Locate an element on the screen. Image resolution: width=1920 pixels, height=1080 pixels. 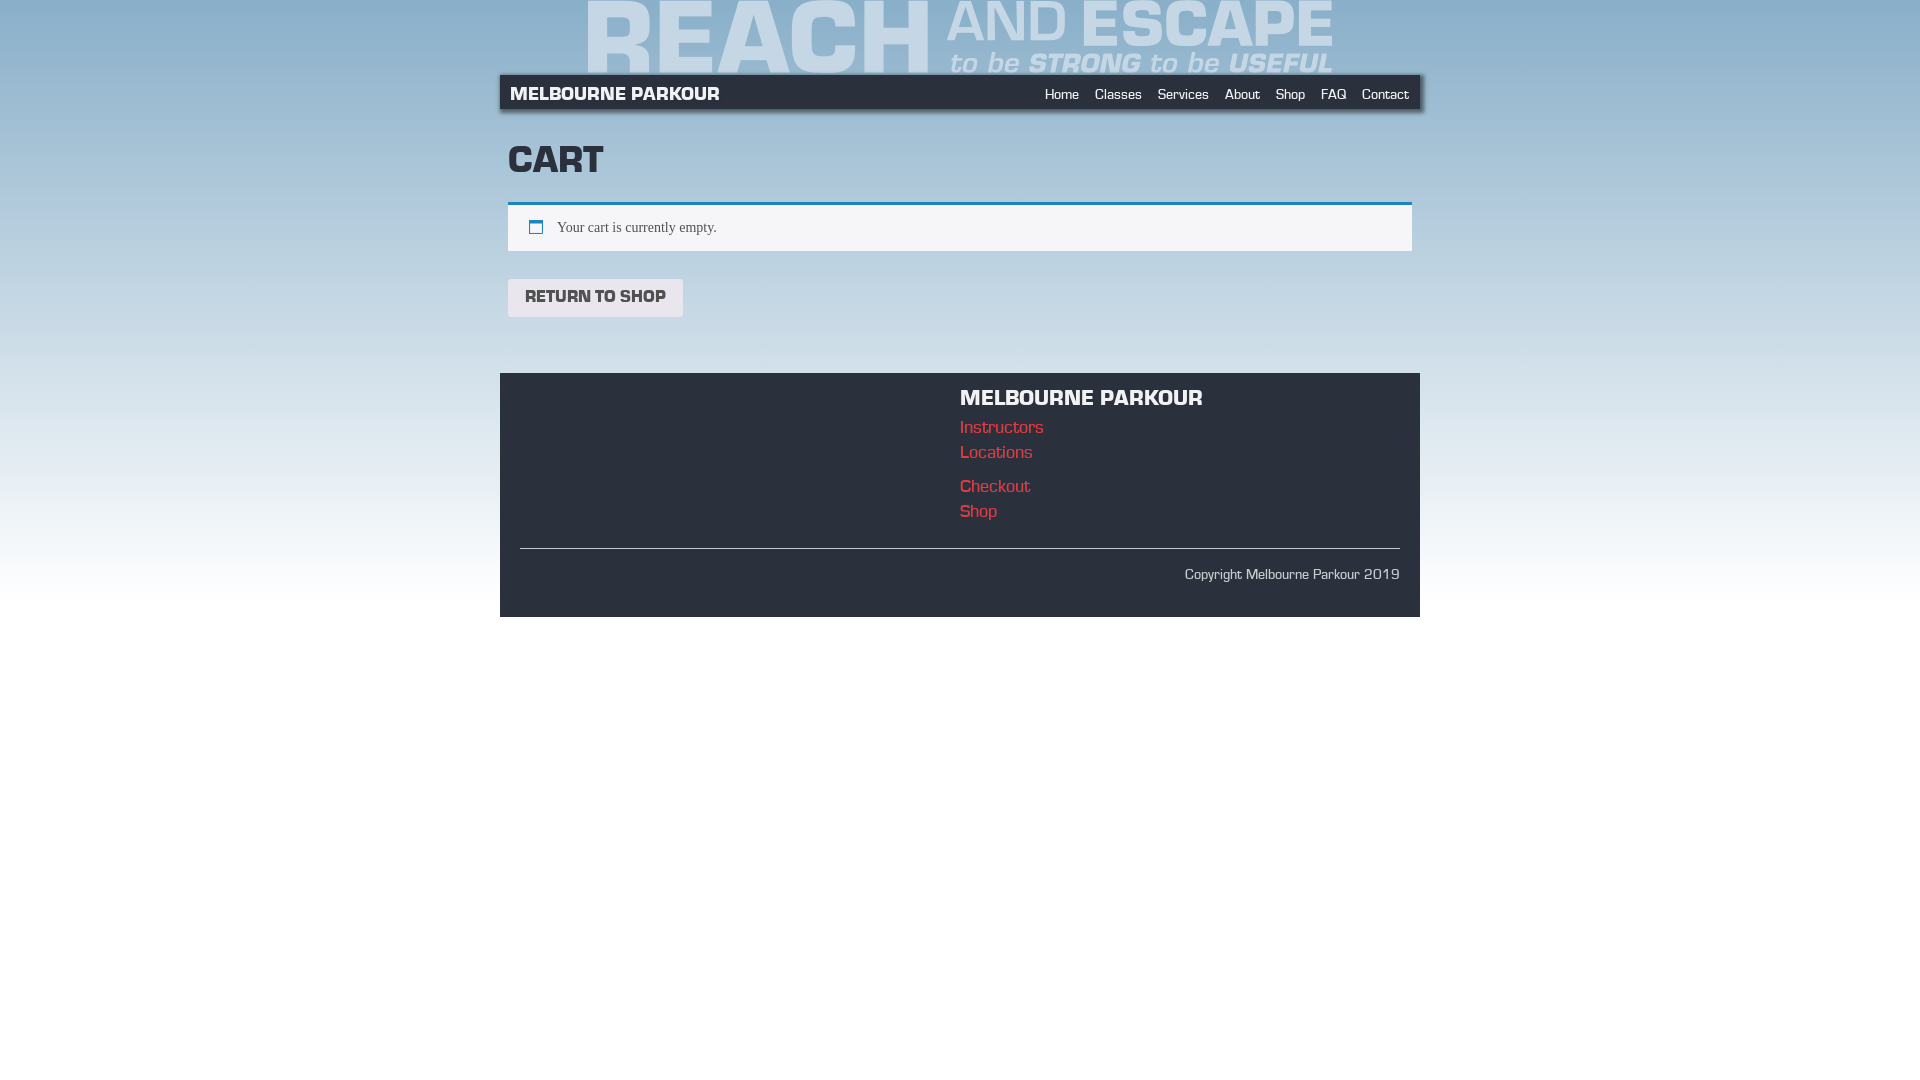
'Checkout' is located at coordinates (994, 487).